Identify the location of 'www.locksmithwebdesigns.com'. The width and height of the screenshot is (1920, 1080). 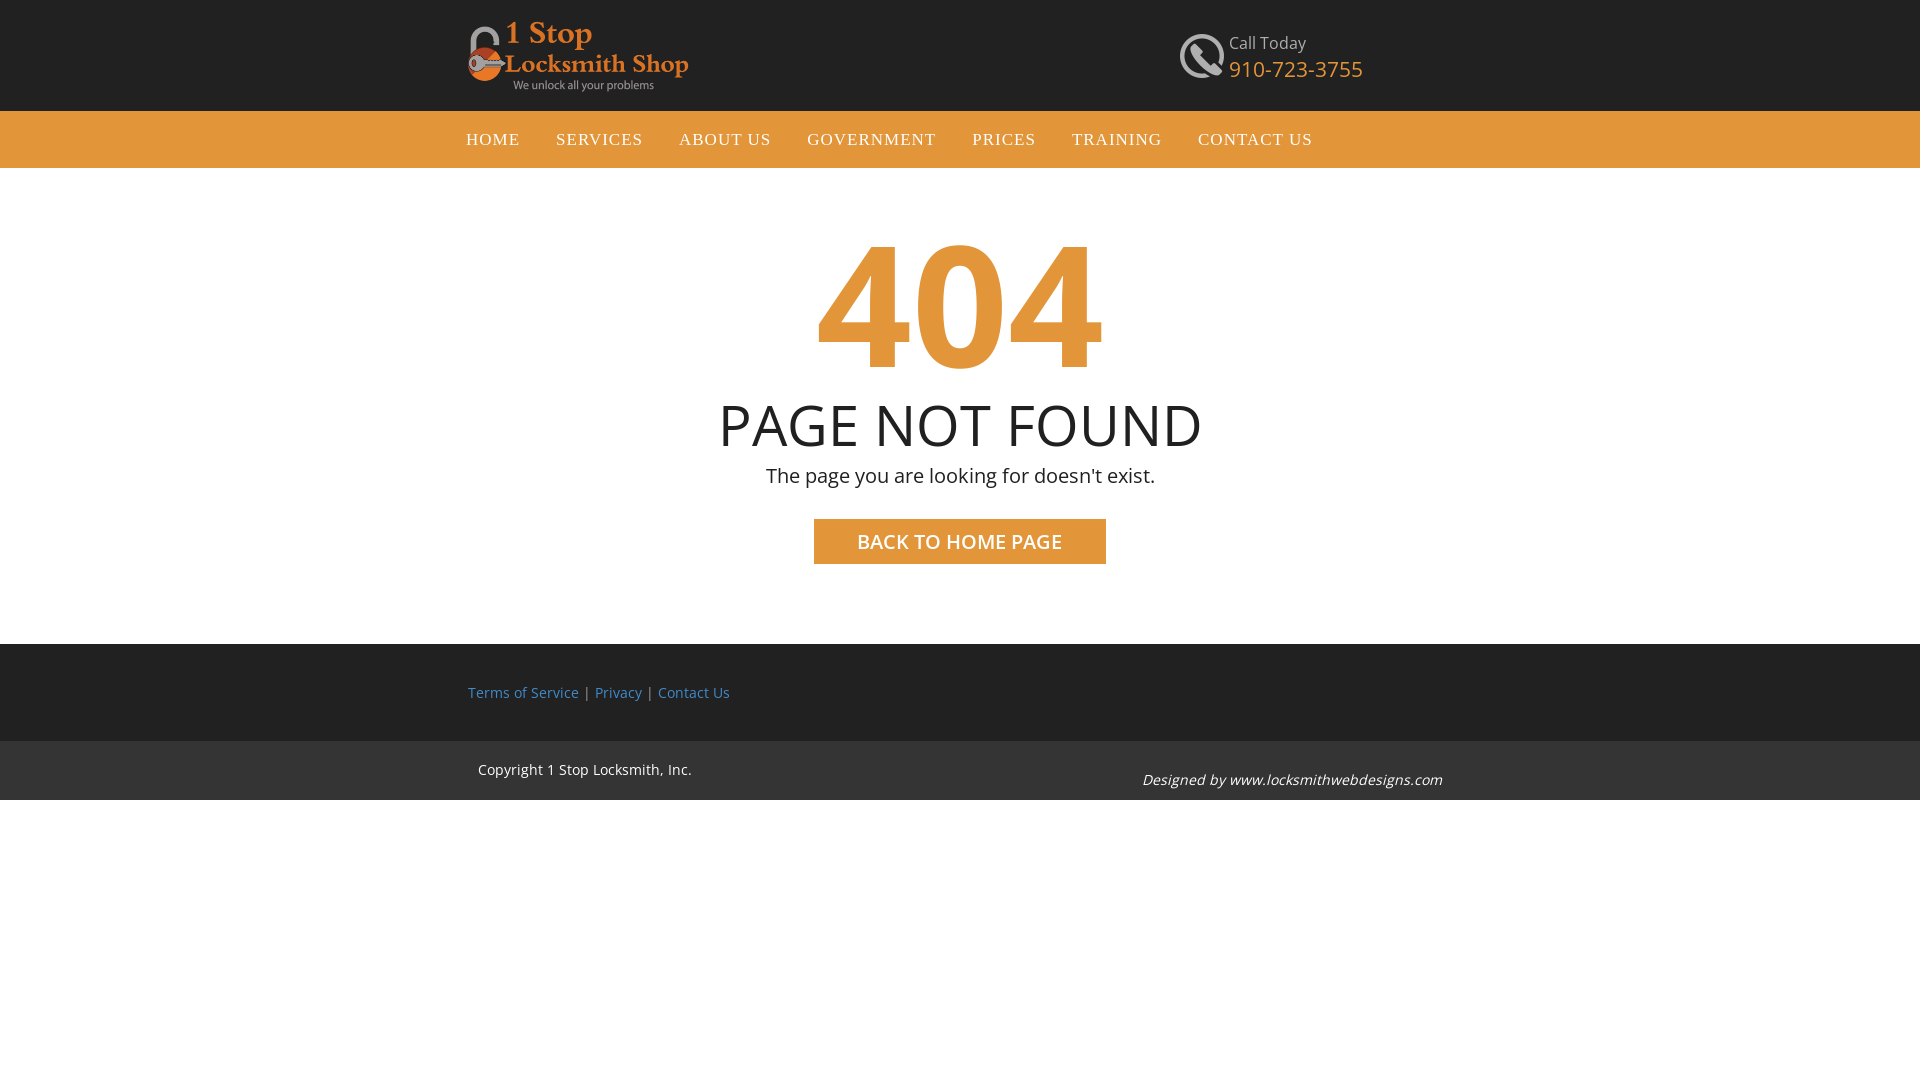
(1335, 778).